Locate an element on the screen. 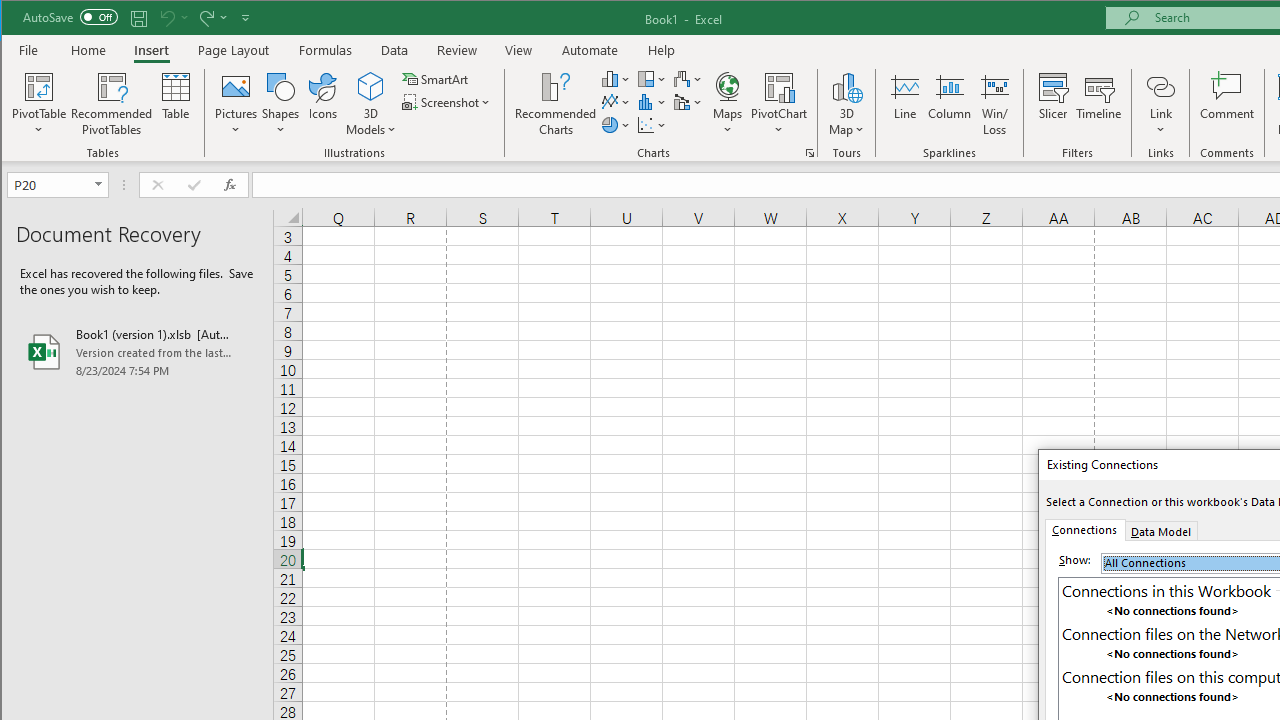 This screenshot has width=1280, height=720. 'Recommended PivotTables' is located at coordinates (111, 104).